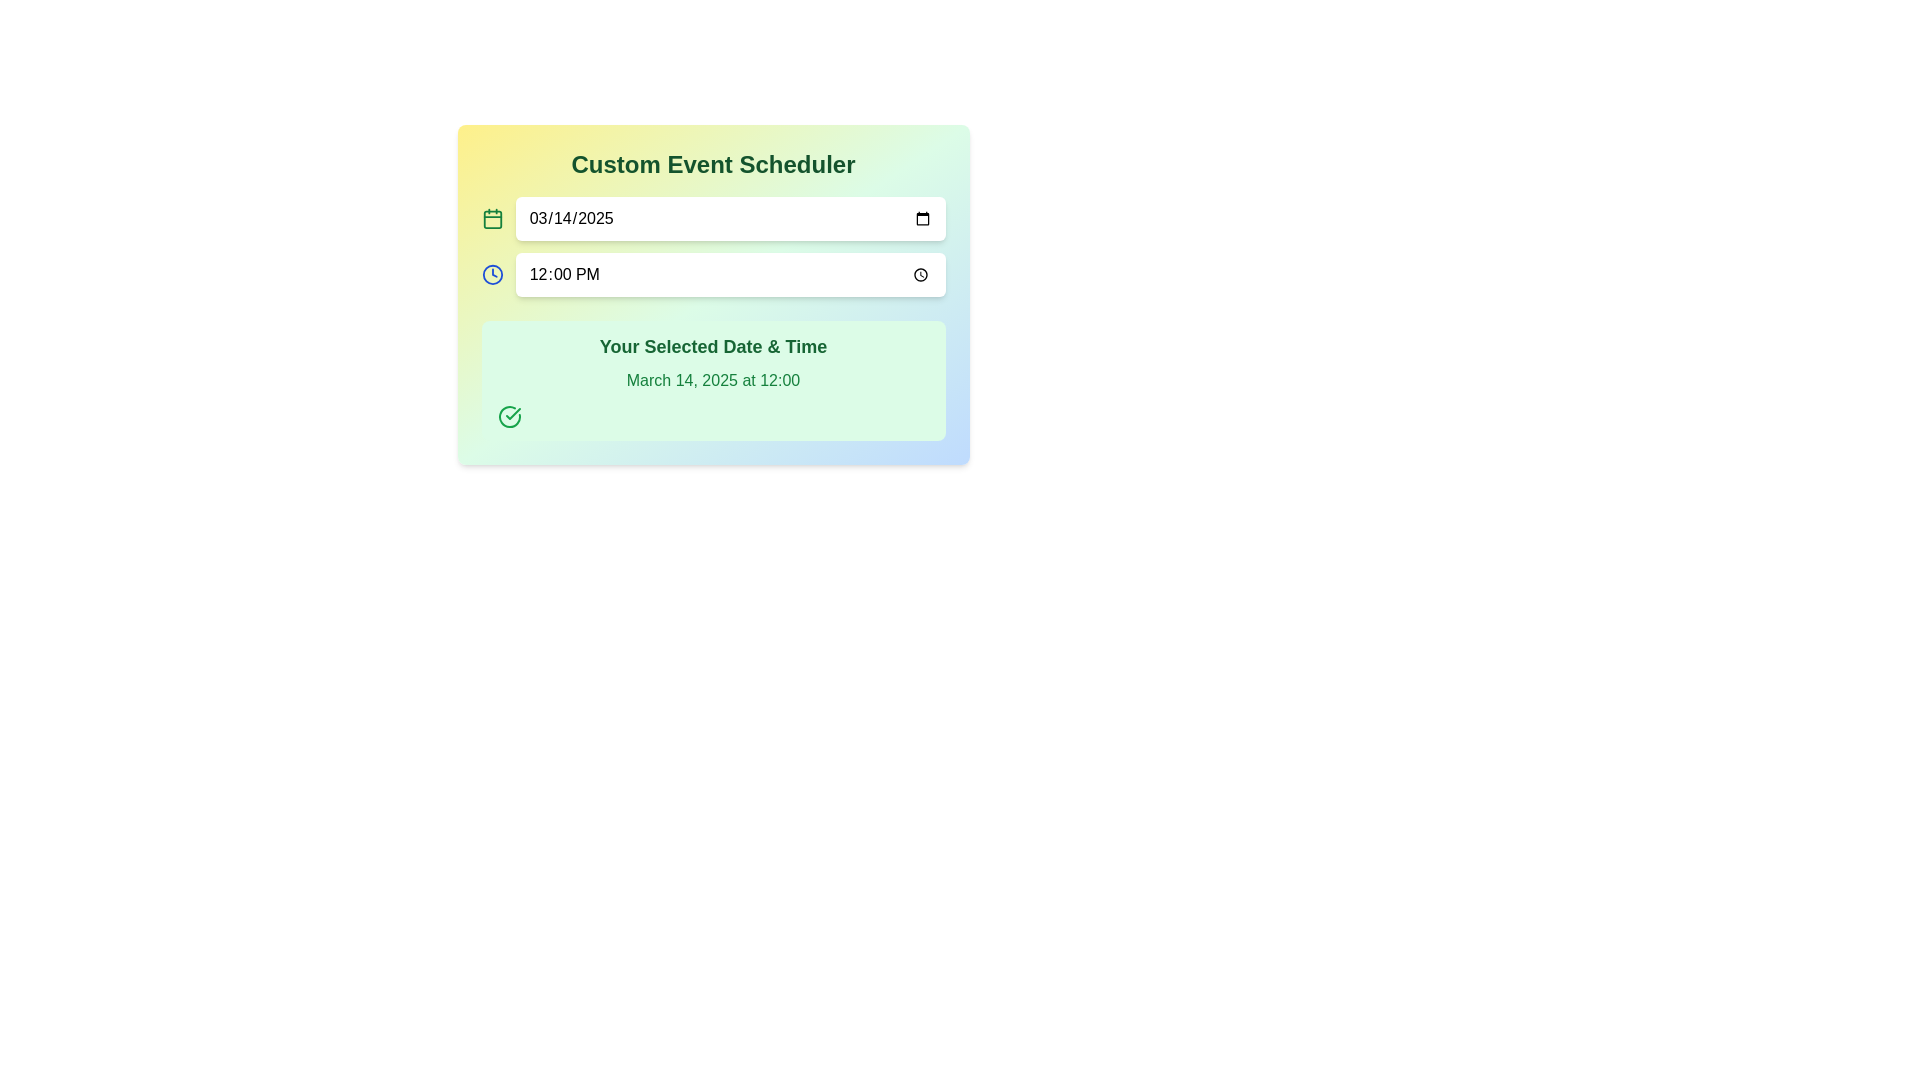 This screenshot has height=1080, width=1920. I want to click on the text label that summarizes the selected date and time in the event scheduler interface, which is positioned within a rounded rectangle with a light green background, so click(713, 346).